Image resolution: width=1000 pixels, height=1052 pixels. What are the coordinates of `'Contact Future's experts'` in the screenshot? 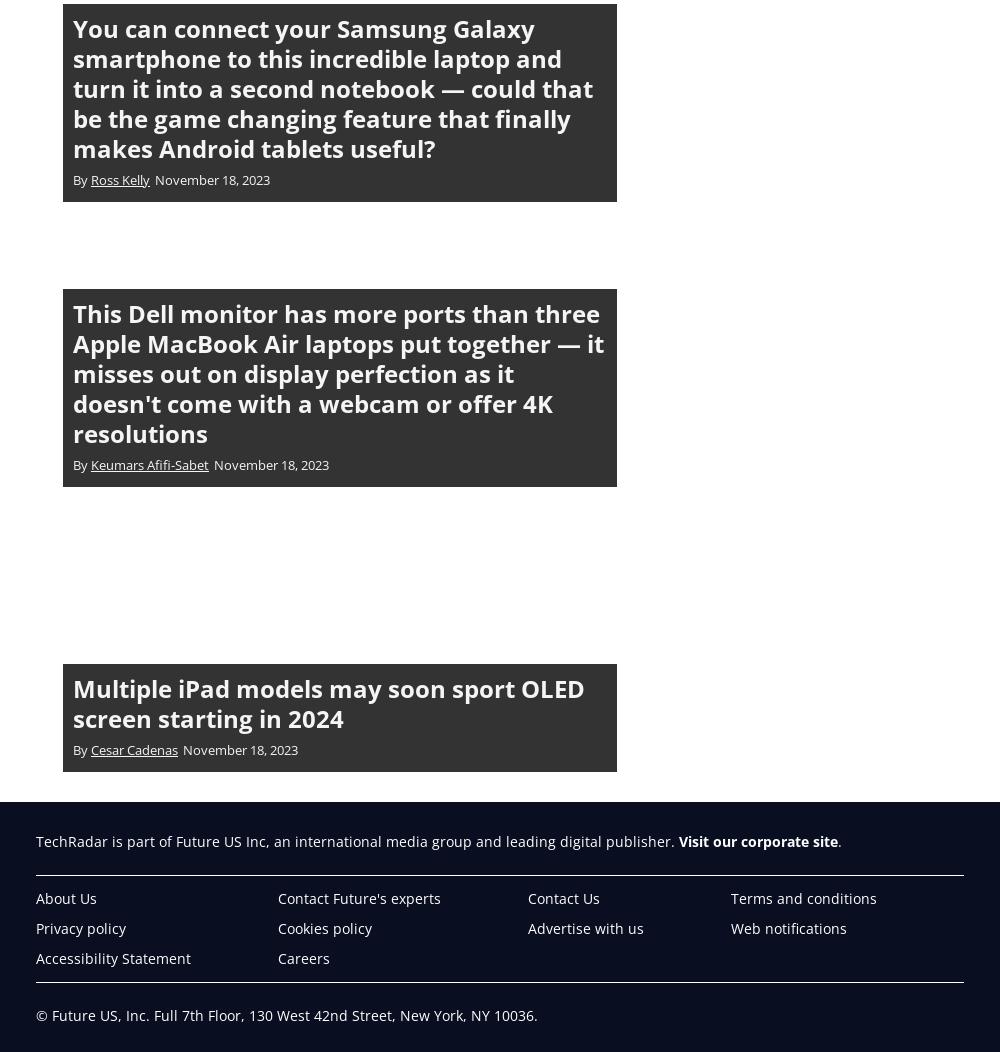 It's located at (358, 897).